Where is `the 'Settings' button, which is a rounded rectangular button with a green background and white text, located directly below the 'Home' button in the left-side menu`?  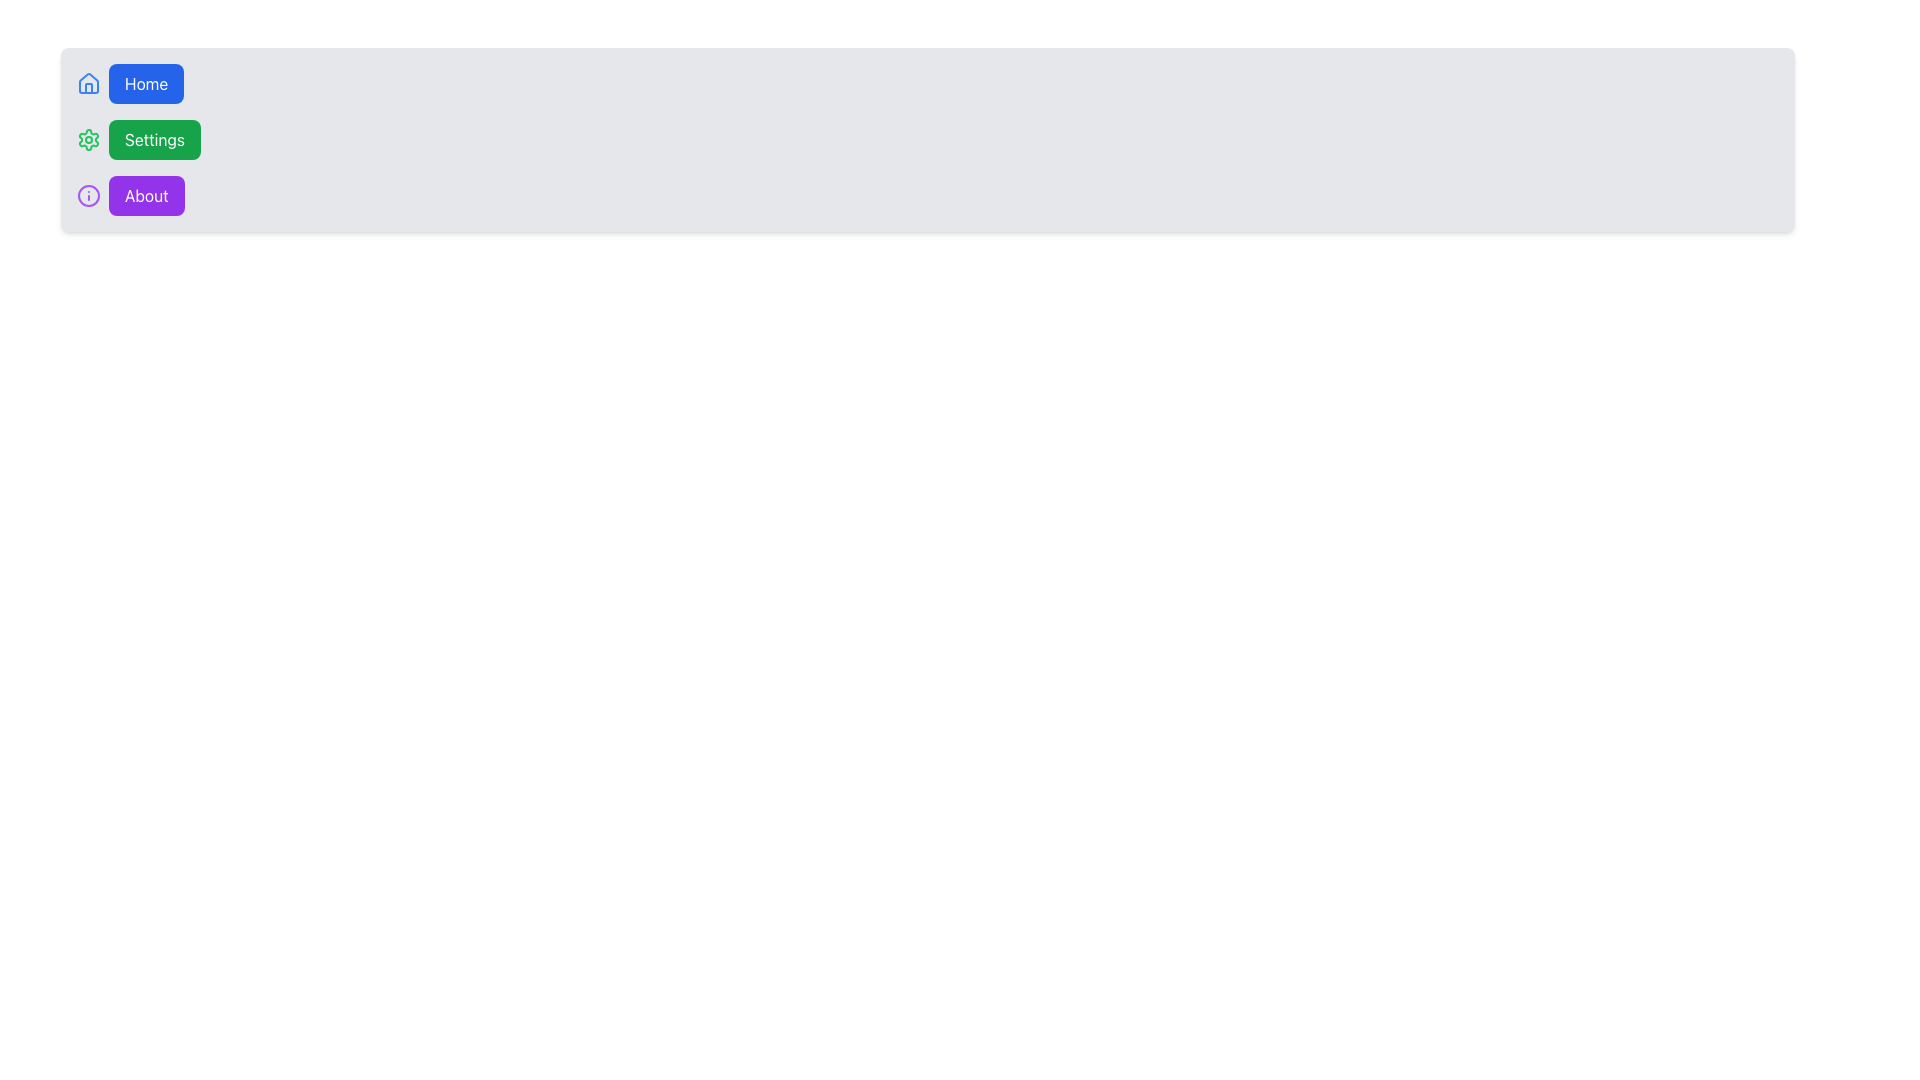 the 'Settings' button, which is a rounded rectangular button with a green background and white text, located directly below the 'Home' button in the left-side menu is located at coordinates (138, 138).